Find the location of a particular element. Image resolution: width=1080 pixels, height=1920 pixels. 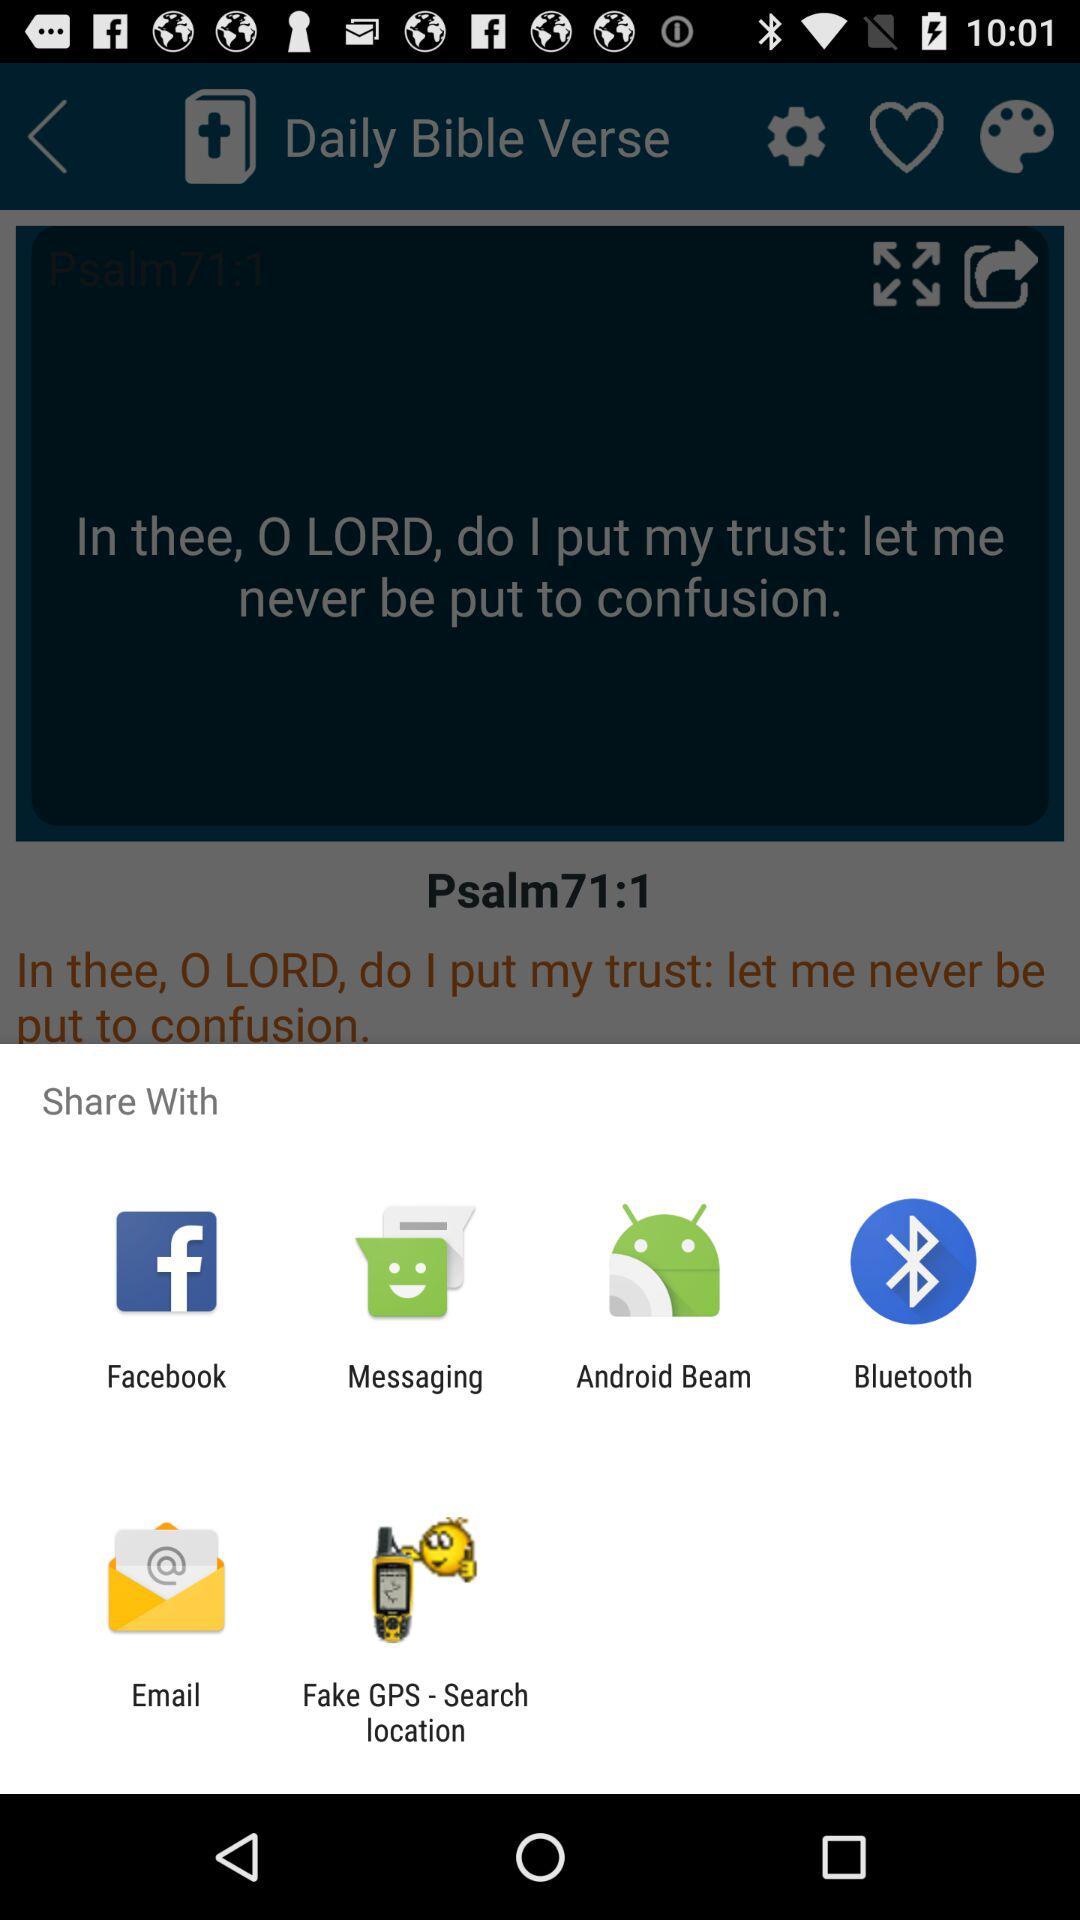

the icon to the right of messaging icon is located at coordinates (664, 1392).